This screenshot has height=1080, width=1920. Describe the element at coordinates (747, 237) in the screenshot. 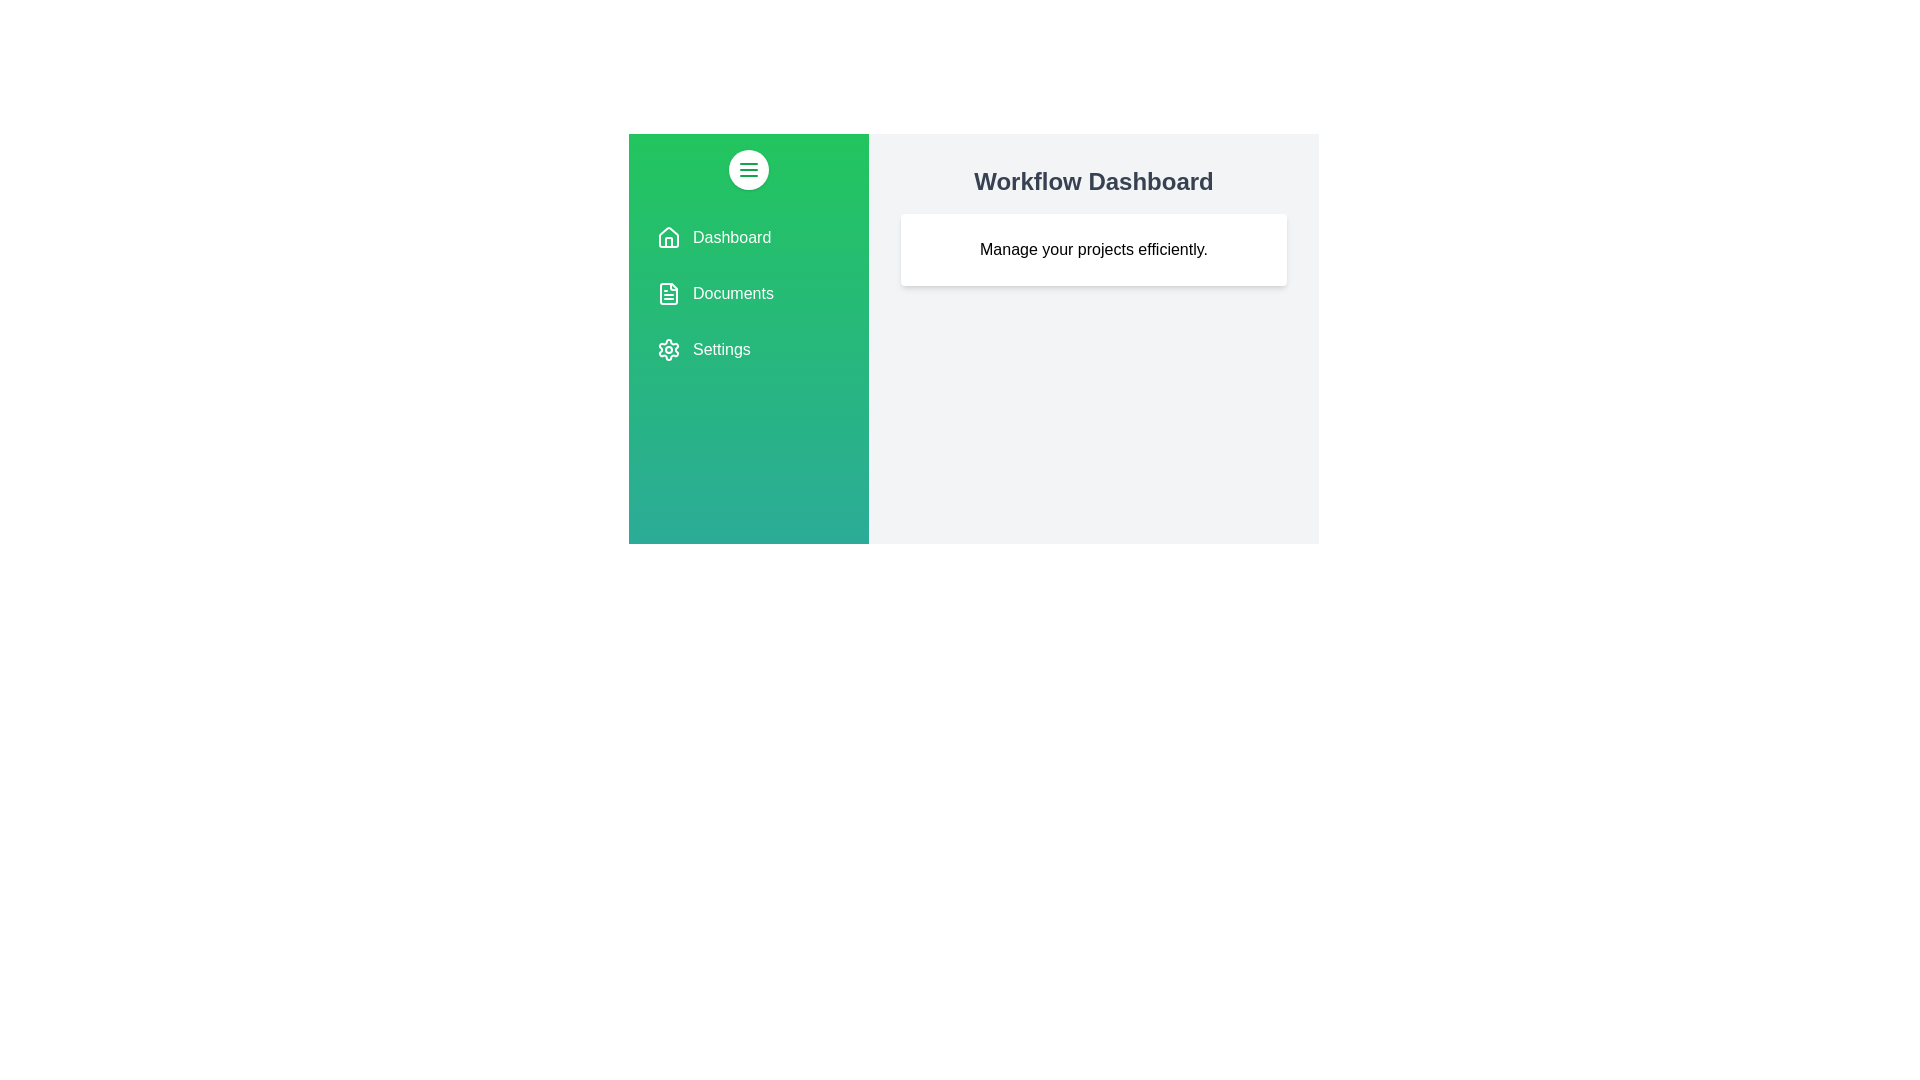

I see `the drawer item Dashboard to highlight it` at that location.